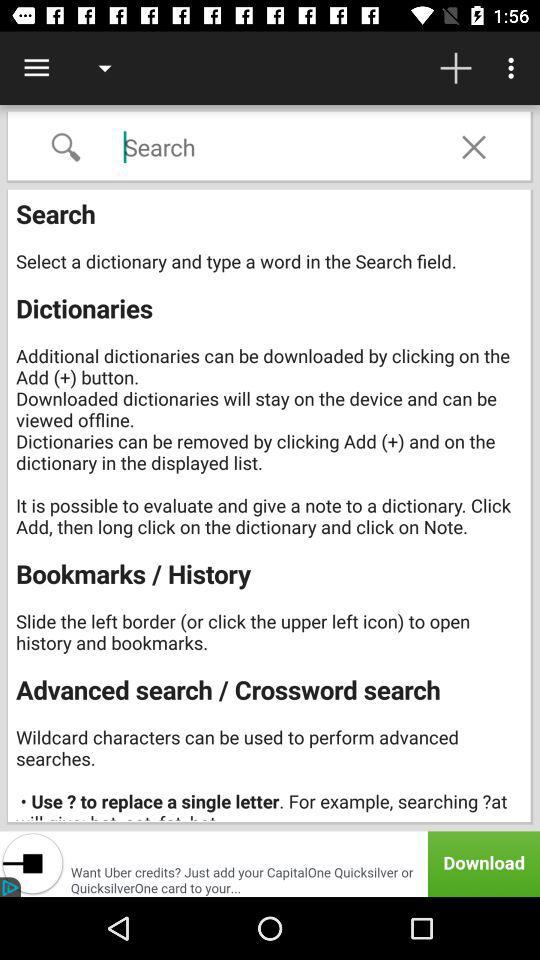 This screenshot has width=540, height=960. Describe the element at coordinates (270, 863) in the screenshot. I see `icon below search select a` at that location.